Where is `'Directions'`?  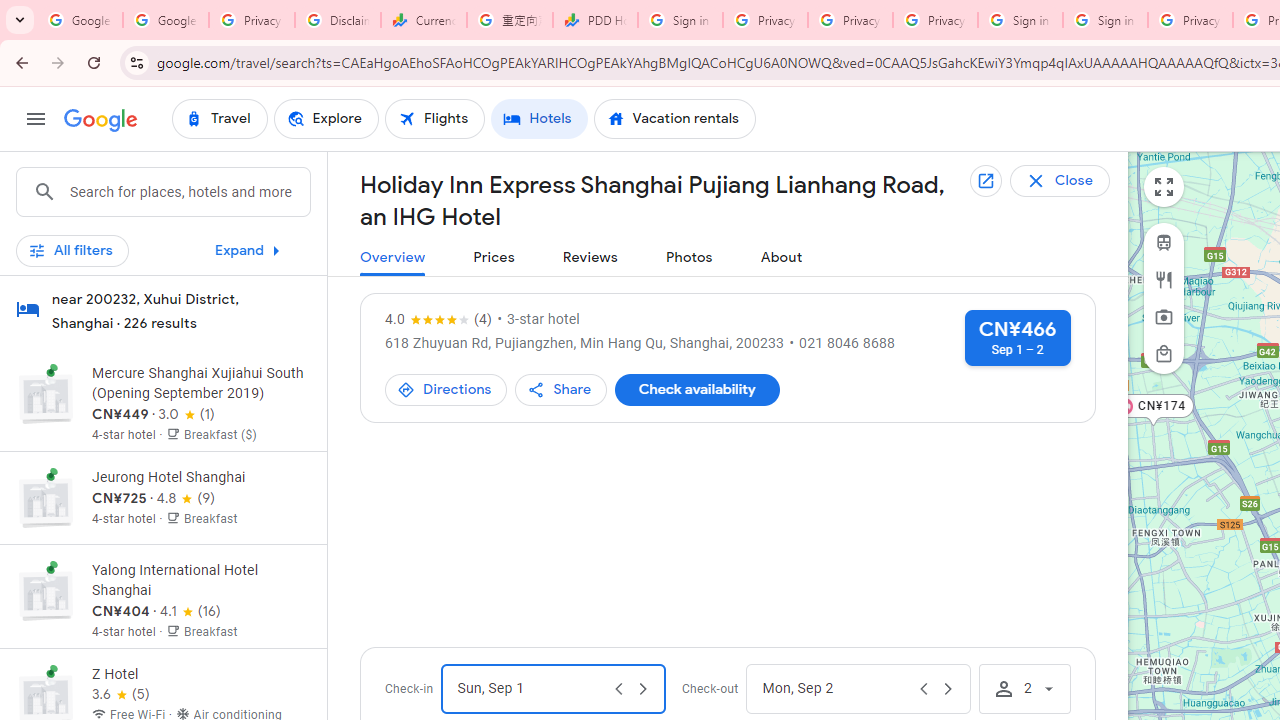
'Directions' is located at coordinates (445, 389).